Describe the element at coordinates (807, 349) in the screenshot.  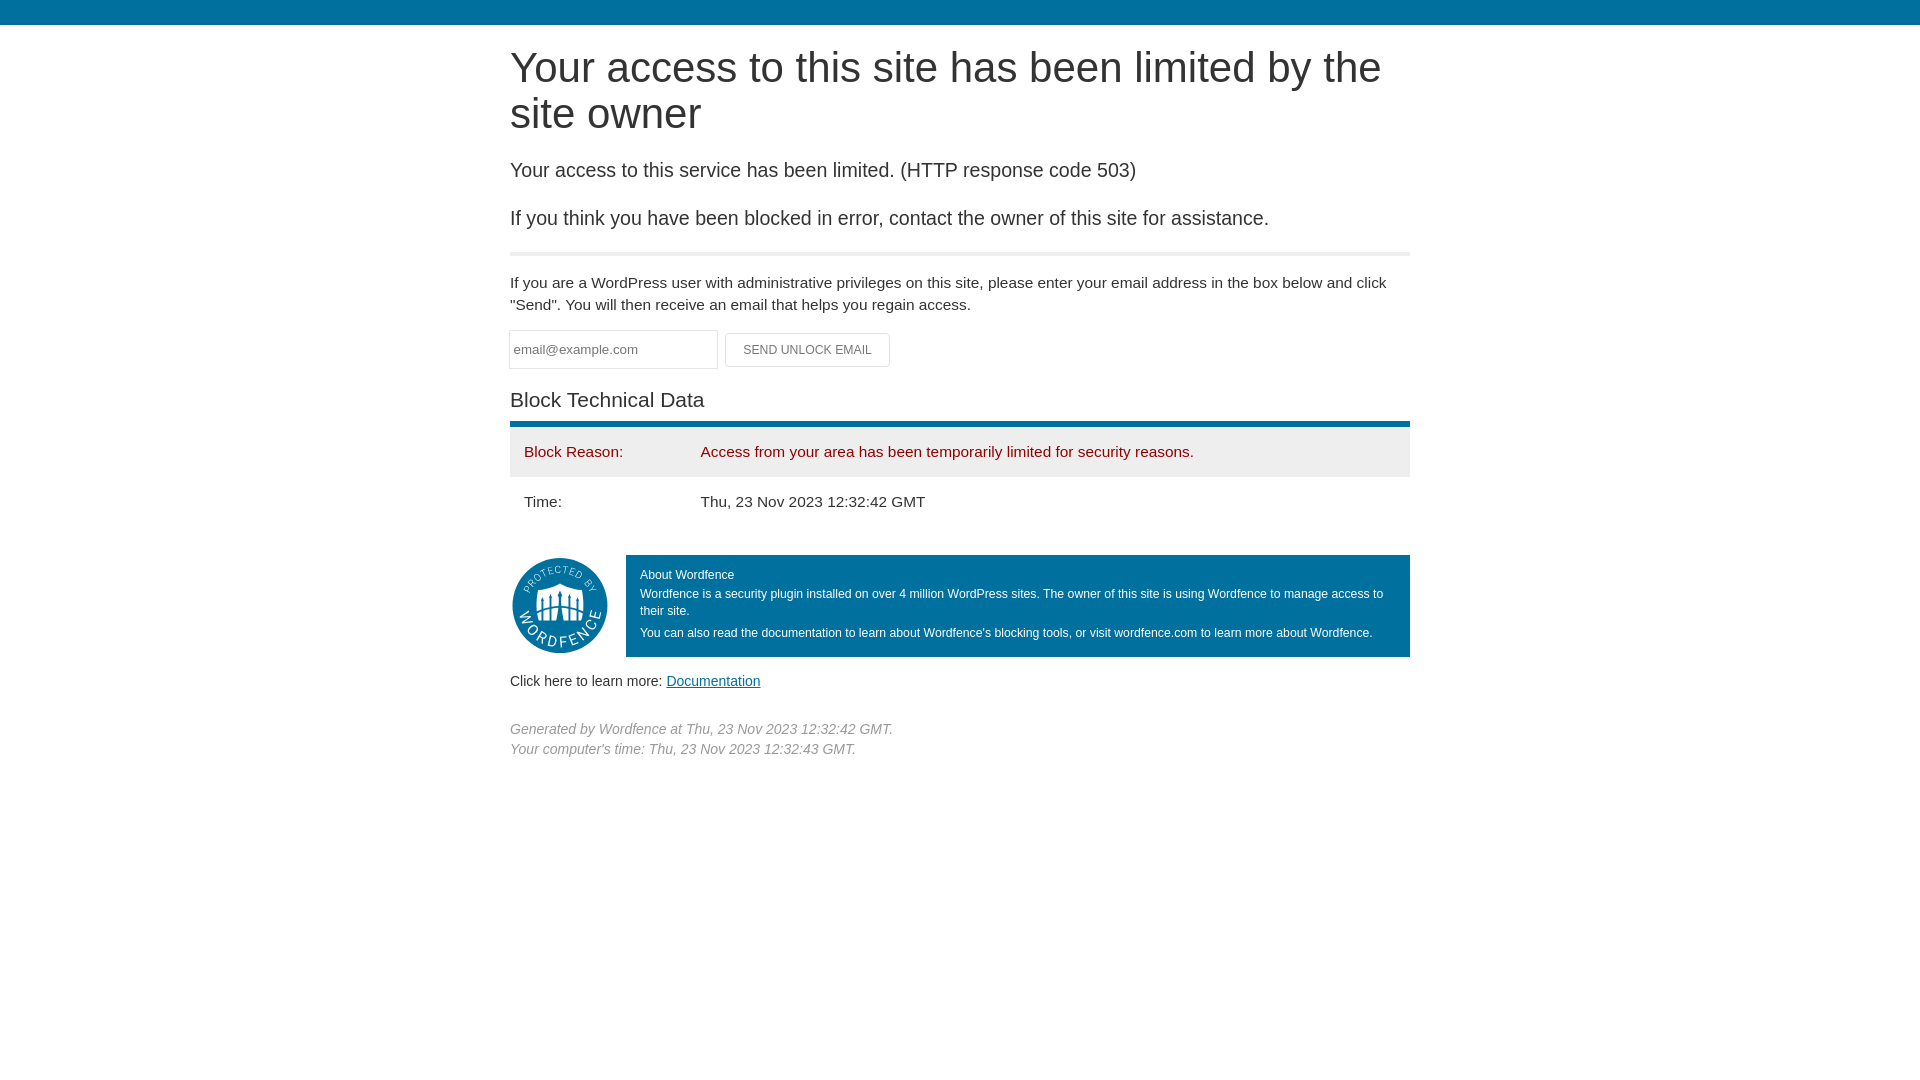
I see `'Send Unlock Email'` at that location.